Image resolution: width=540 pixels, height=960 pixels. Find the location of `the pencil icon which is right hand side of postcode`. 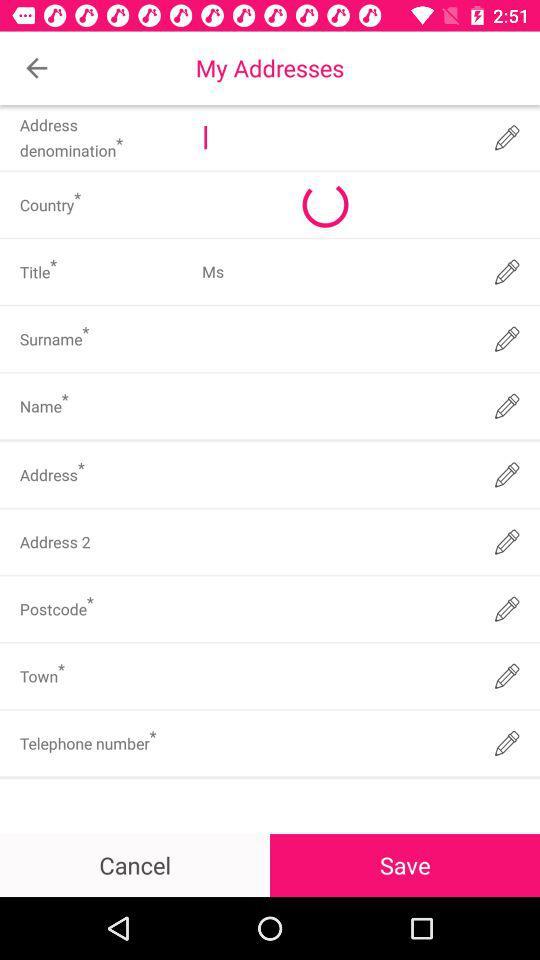

the pencil icon which is right hand side of postcode is located at coordinates (507, 608).